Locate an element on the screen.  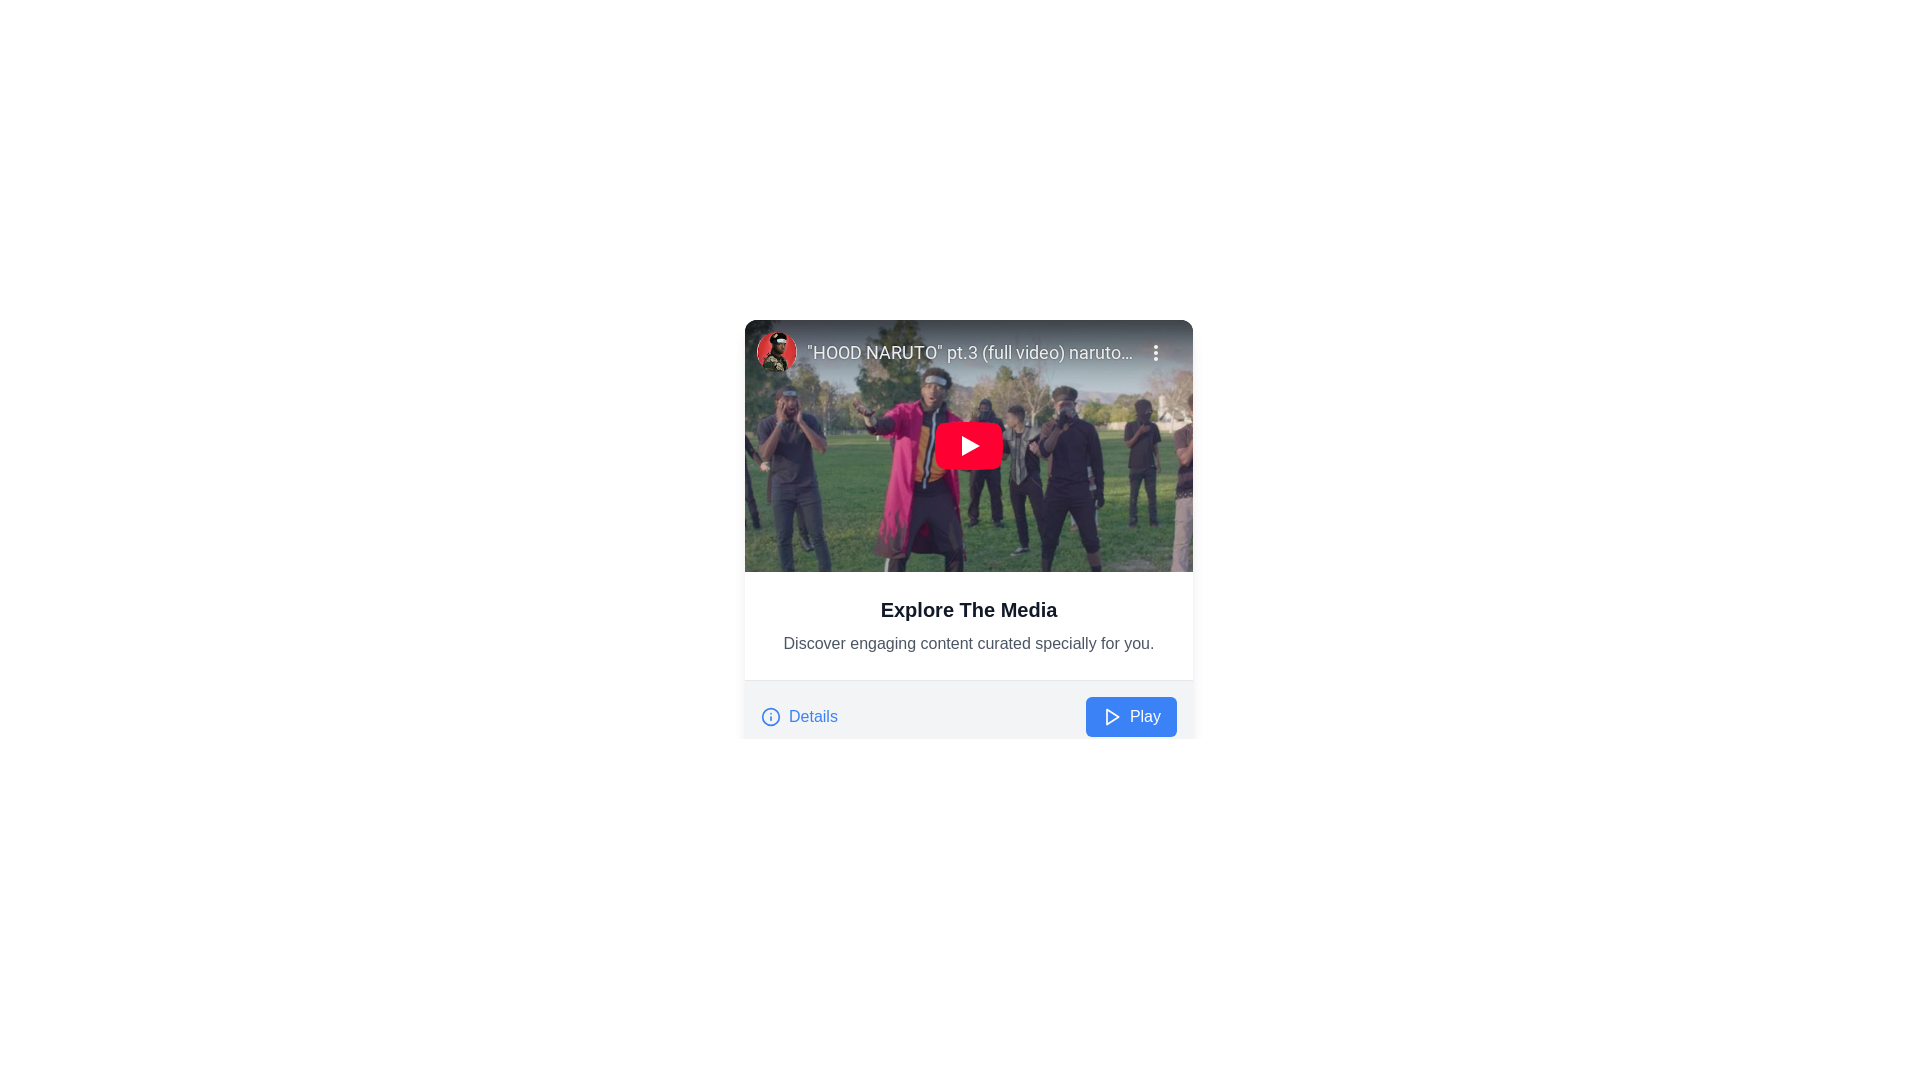
the text block titled 'Explore The Media' which contains the description 'Discover engaging content curated specially for you.' is located at coordinates (969, 624).